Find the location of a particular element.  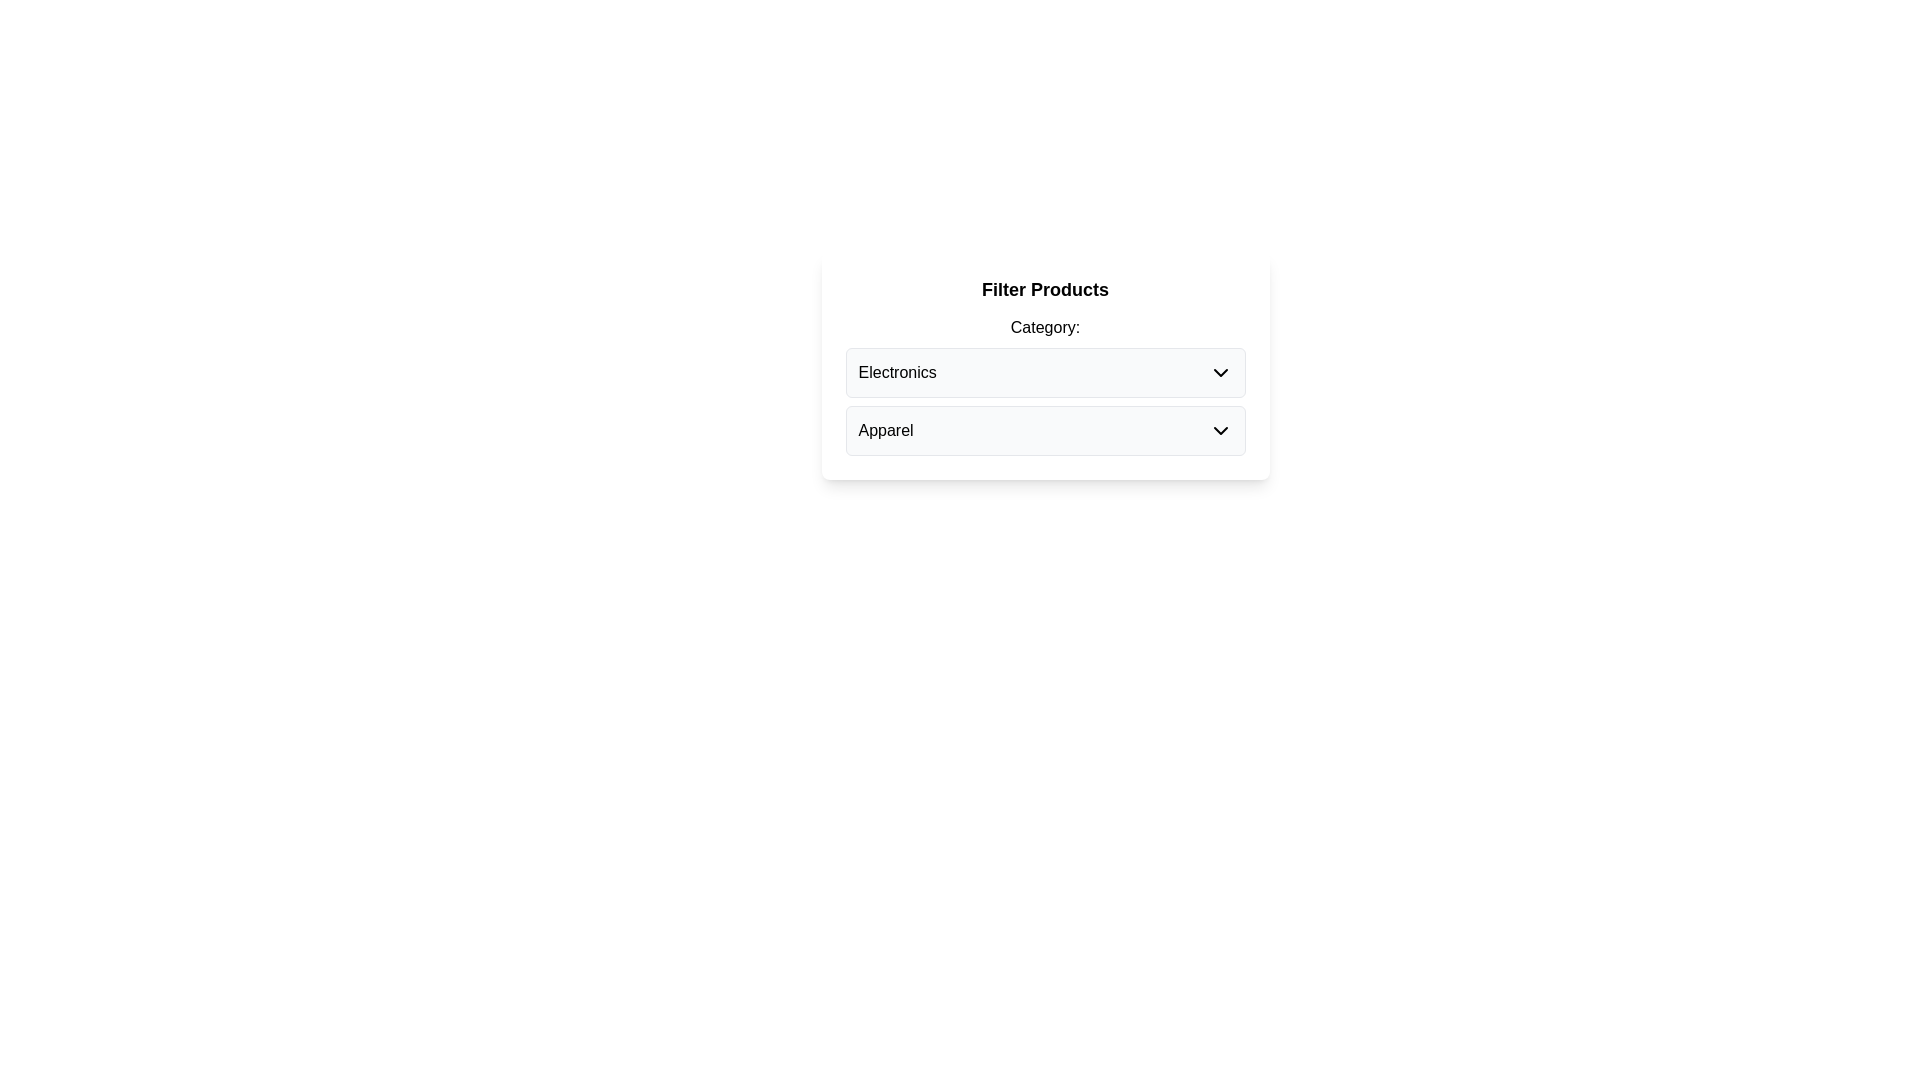

the Text label that describes the category filter section, located below the 'Filter Products' heading and above the list of categories is located at coordinates (1044, 326).